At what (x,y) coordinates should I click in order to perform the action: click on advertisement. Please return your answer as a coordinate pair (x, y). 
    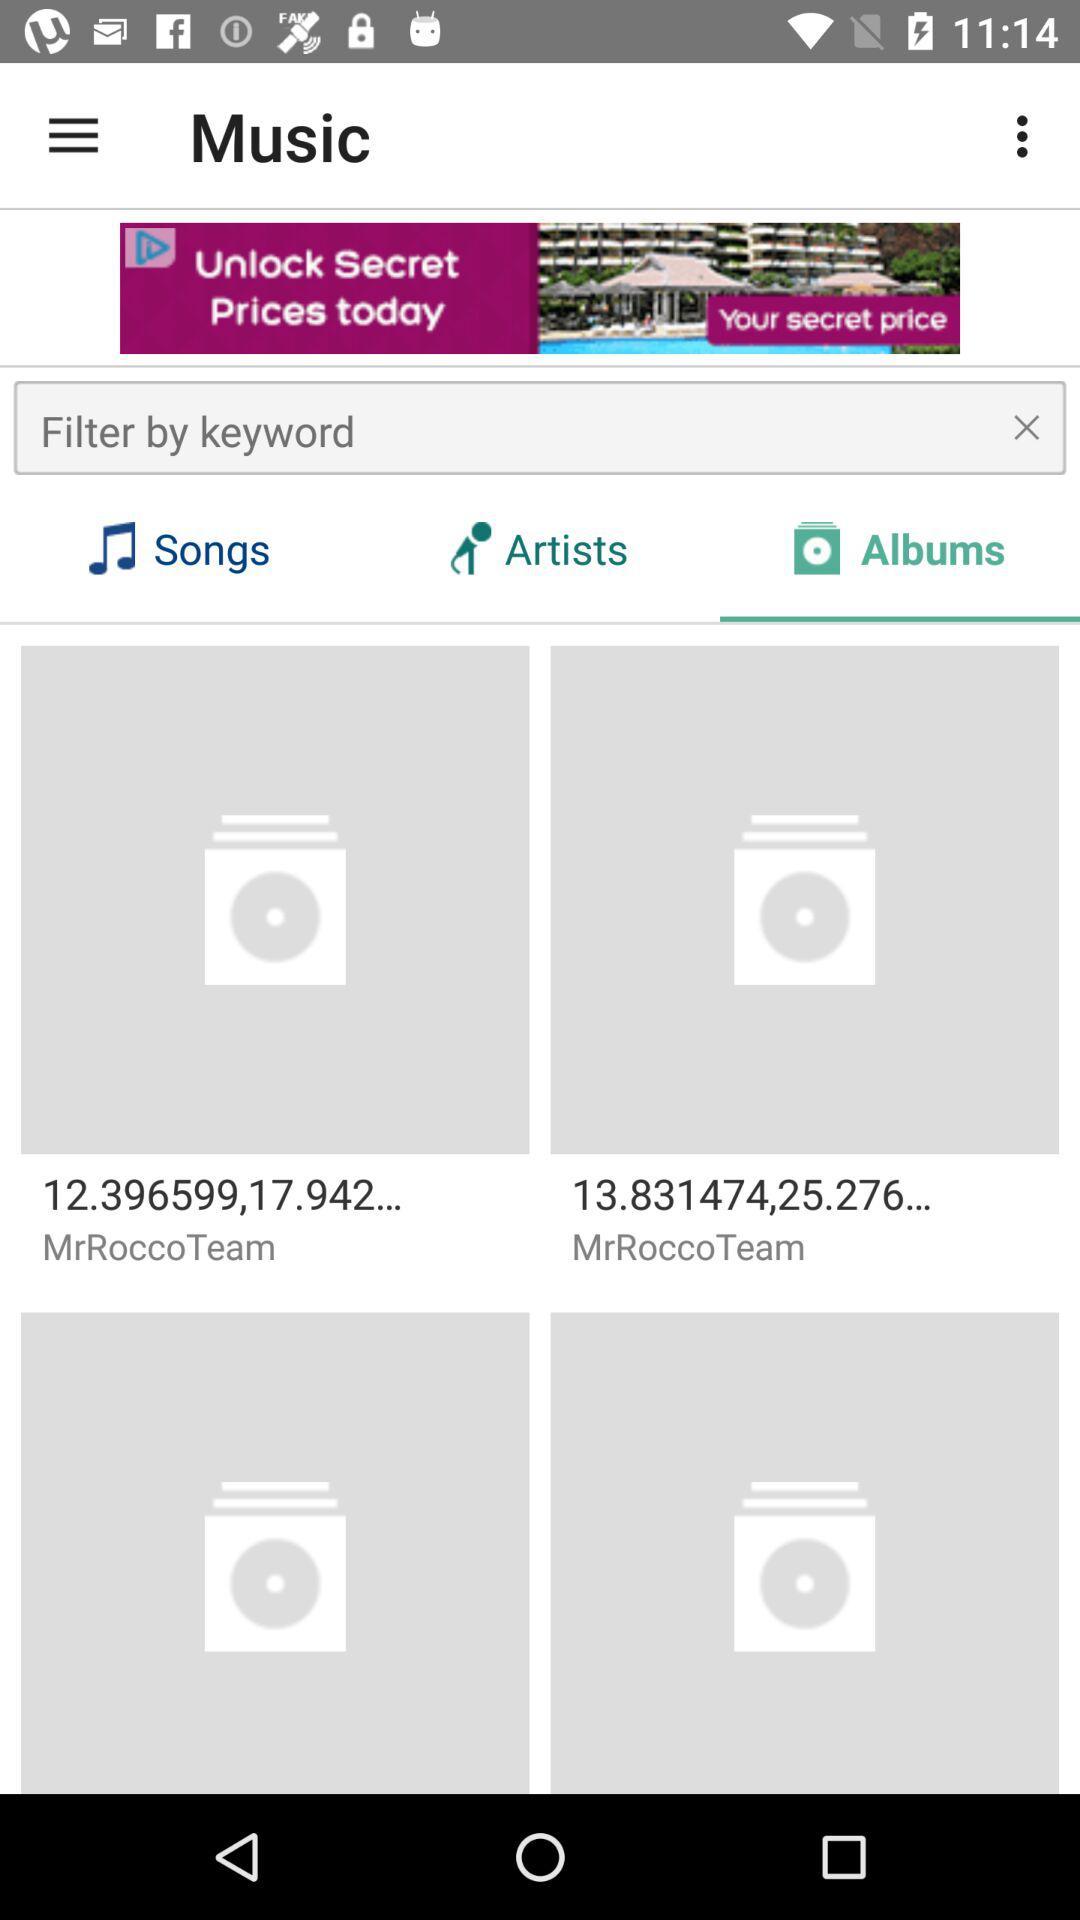
    Looking at the image, I should click on (540, 287).